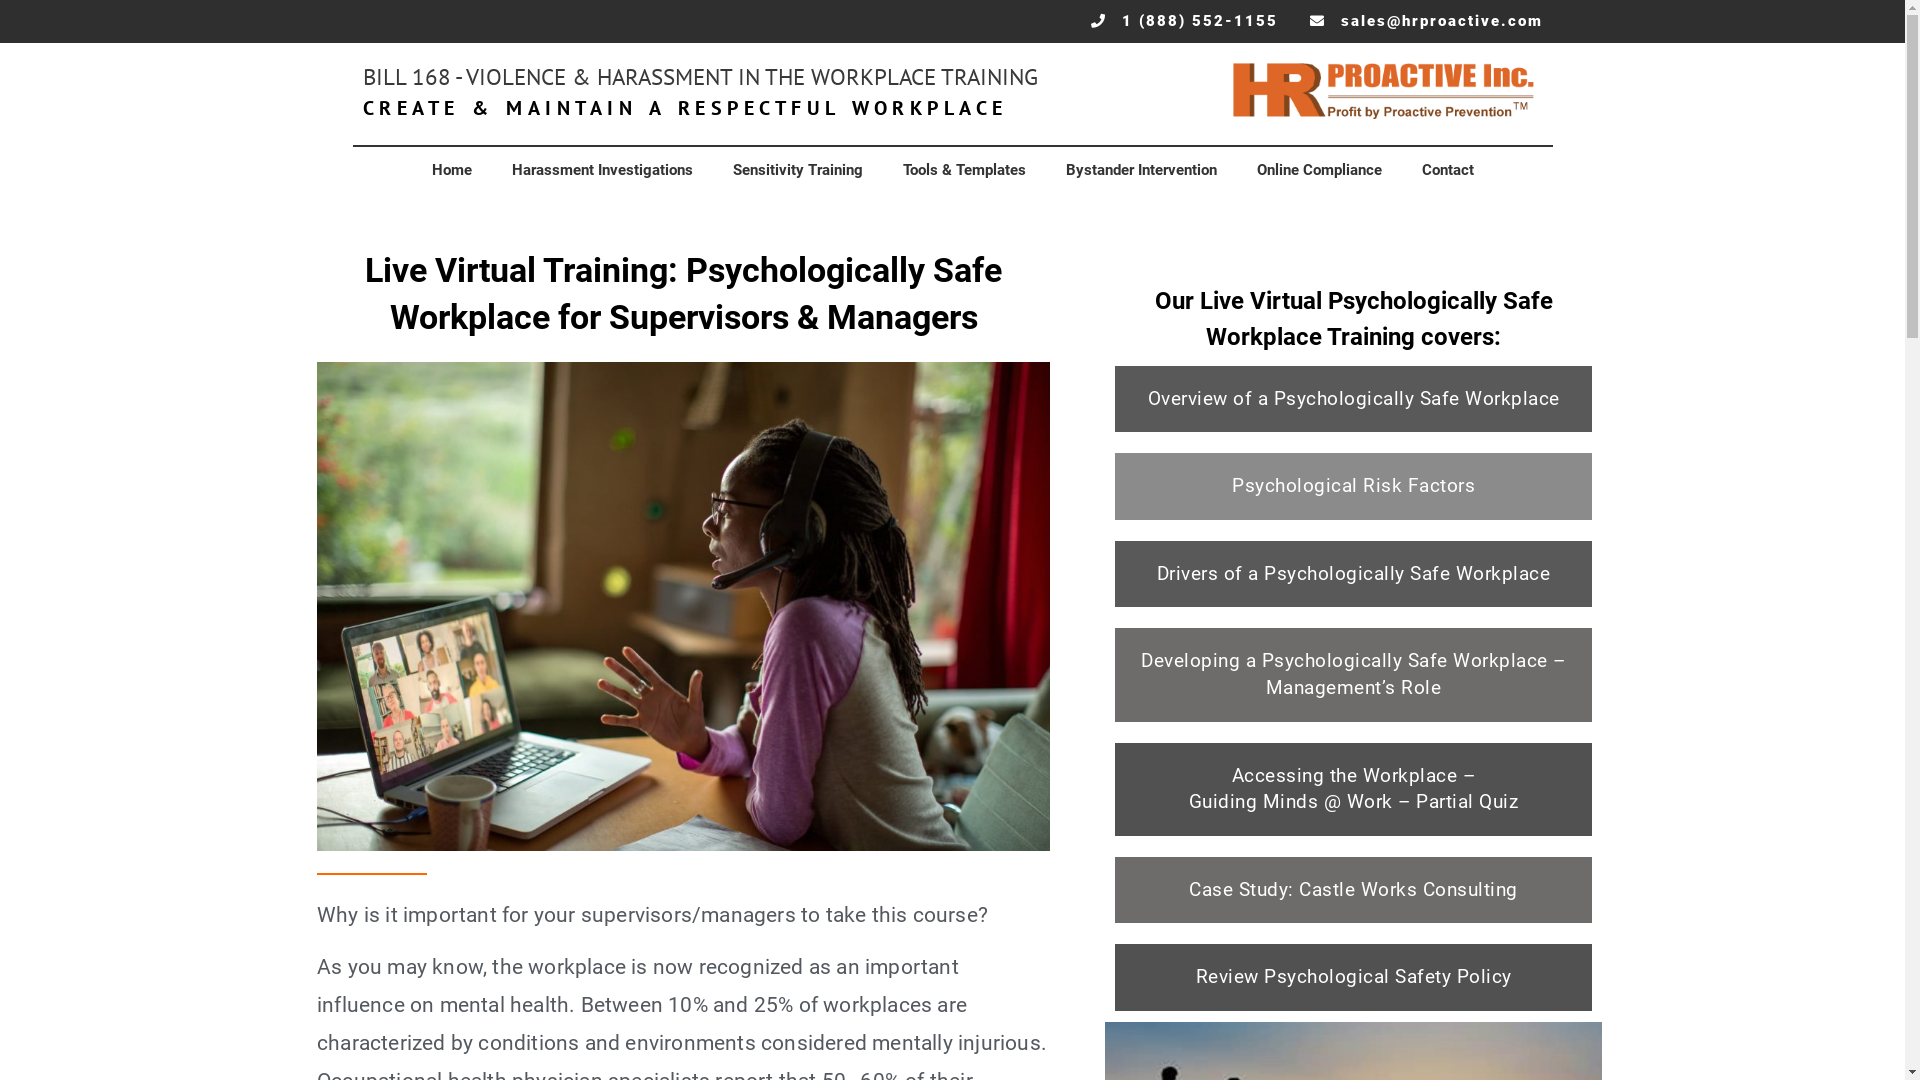 This screenshot has width=1920, height=1080. What do you see at coordinates (1318, 168) in the screenshot?
I see `'Online Compliance'` at bounding box center [1318, 168].